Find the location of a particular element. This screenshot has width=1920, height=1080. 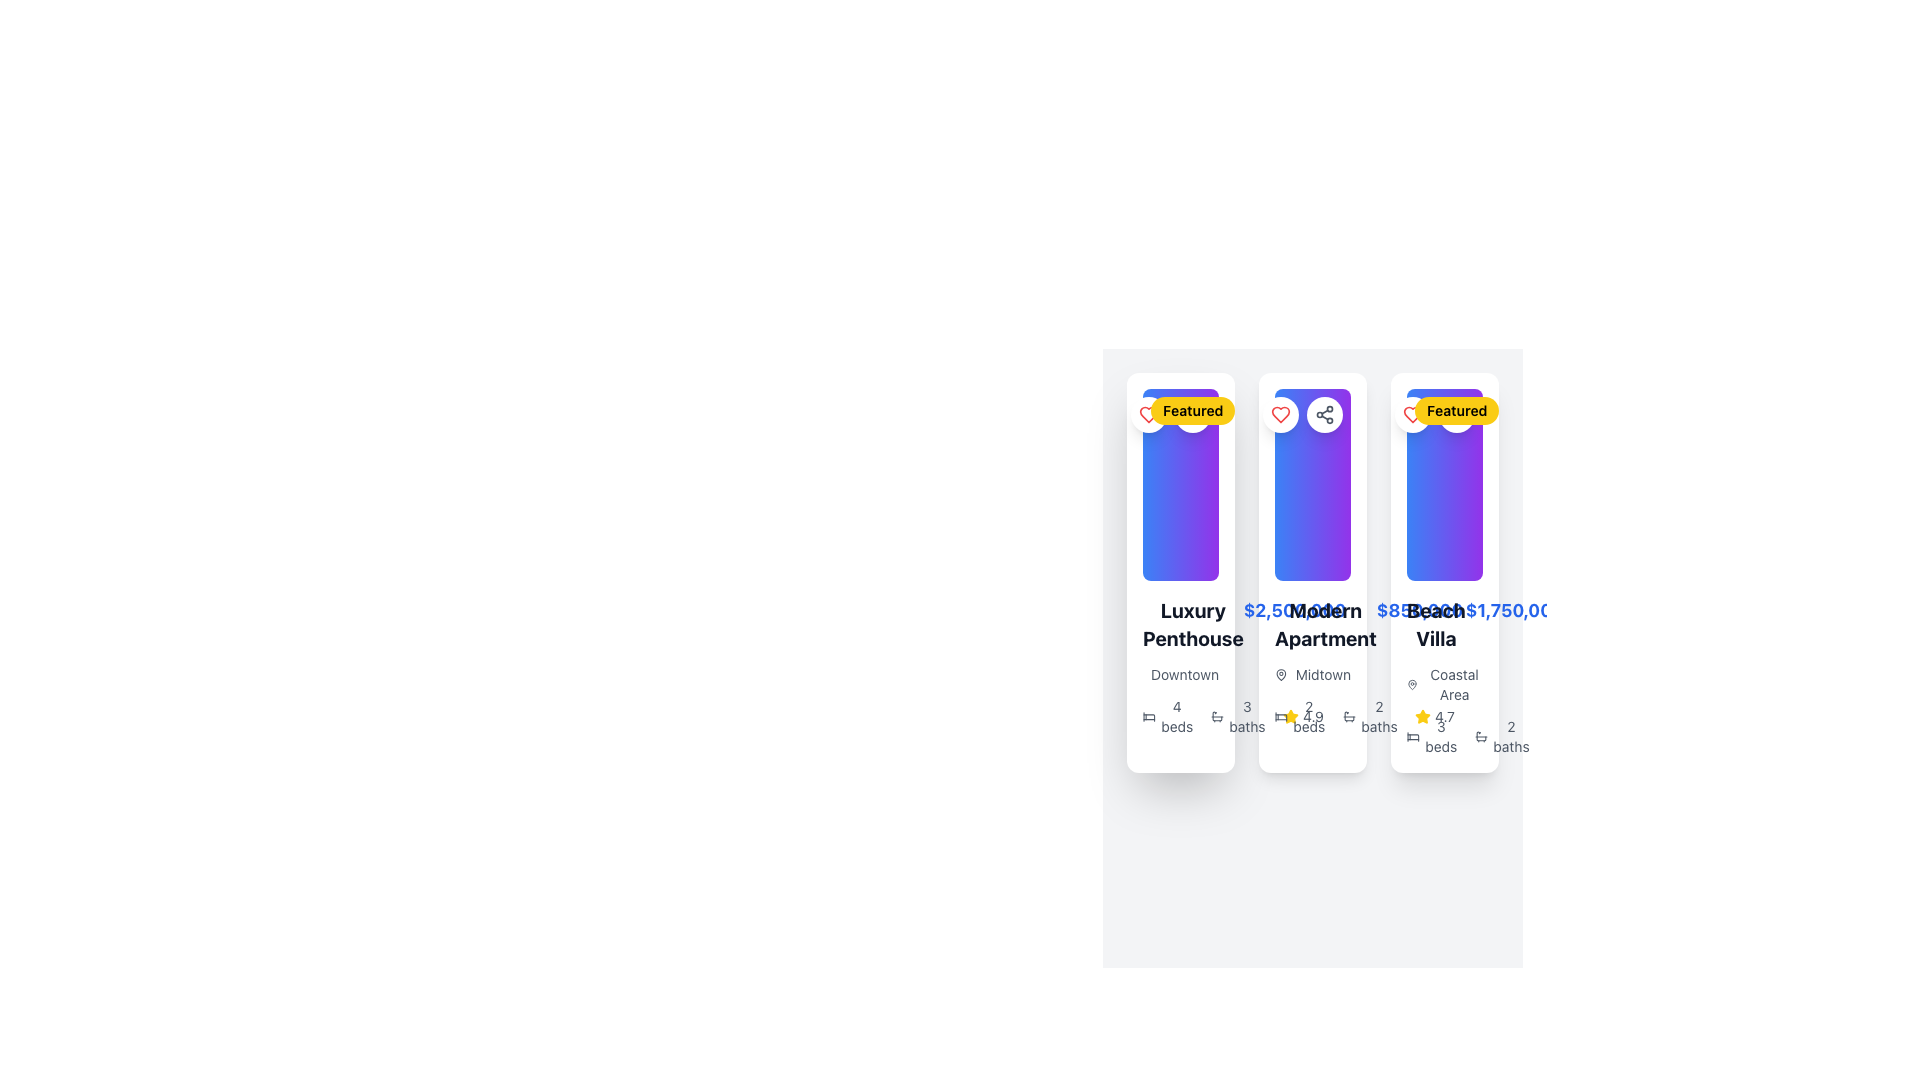

the red-bordered heart-shaped icon located in the top-right corner of the 'Beach Villa' card is located at coordinates (1281, 414).